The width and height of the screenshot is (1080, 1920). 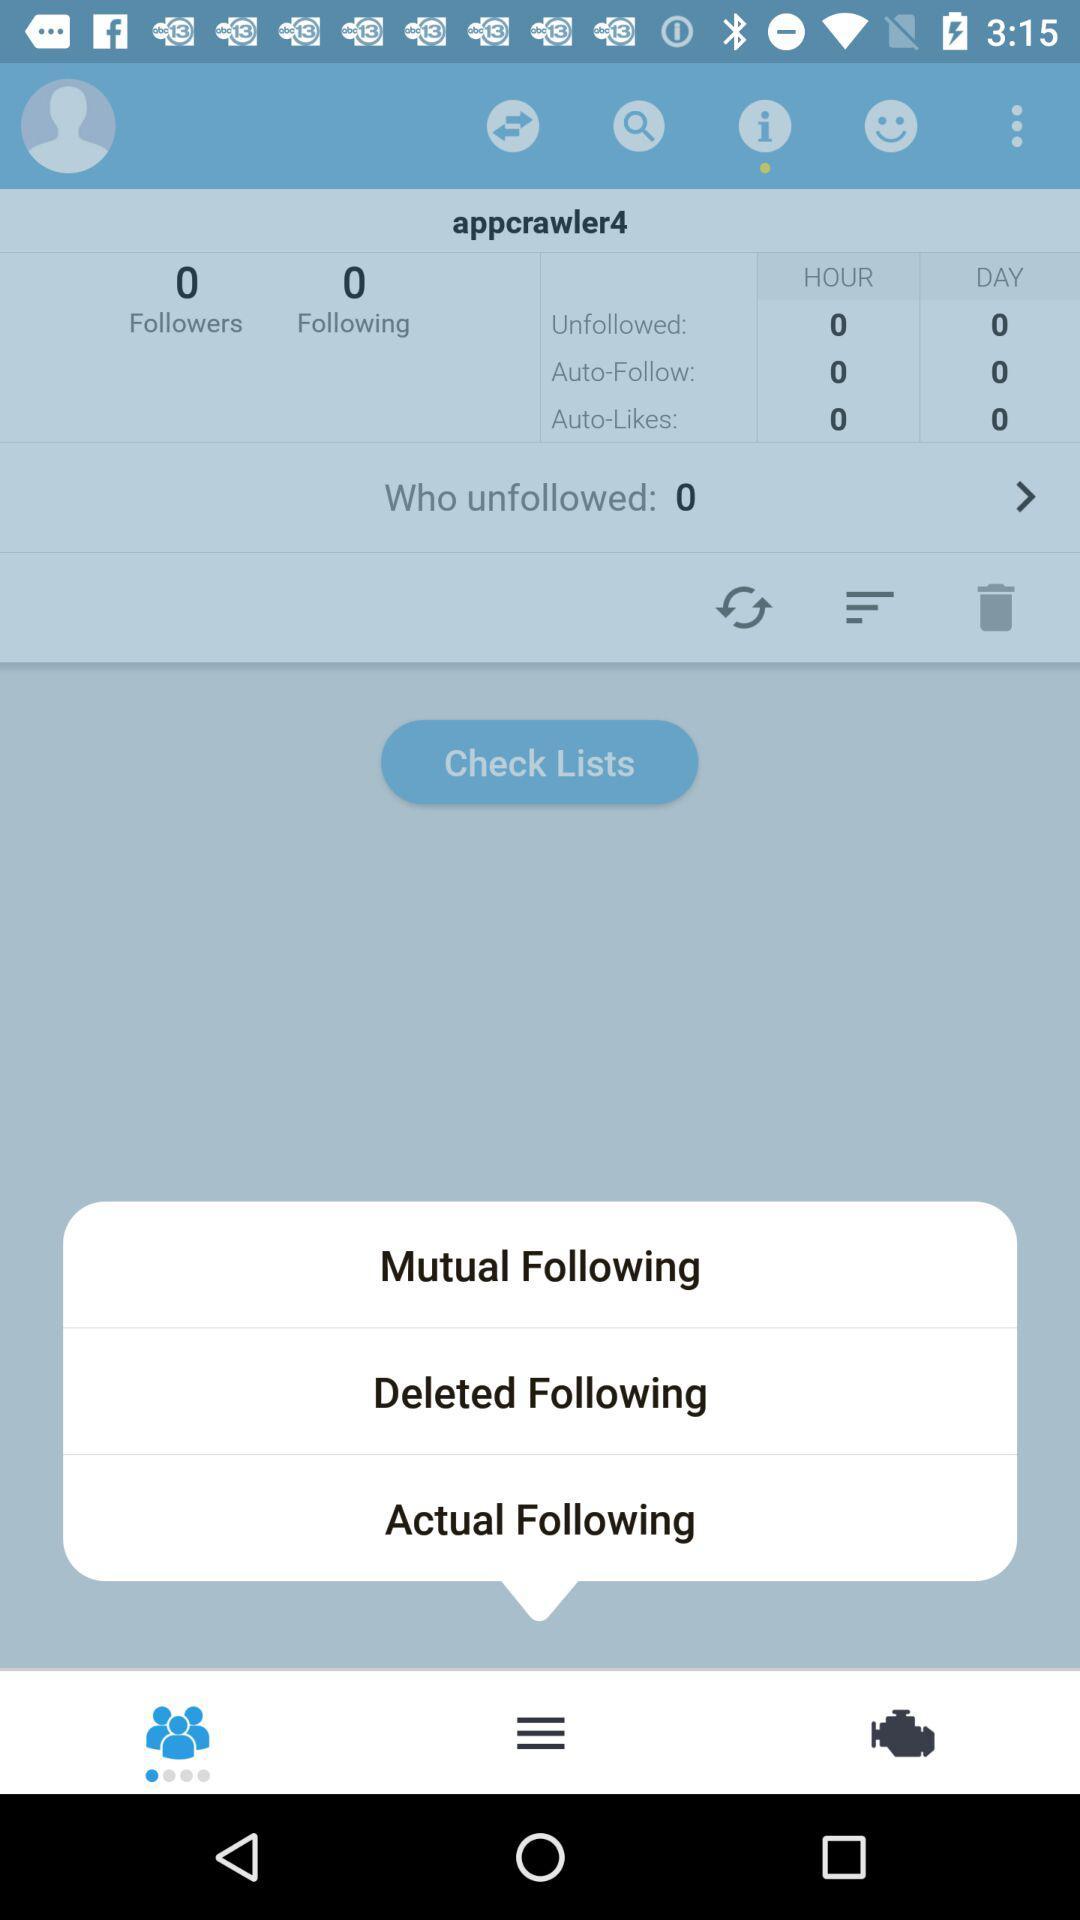 What do you see at coordinates (540, 1517) in the screenshot?
I see `actual following icon` at bounding box center [540, 1517].